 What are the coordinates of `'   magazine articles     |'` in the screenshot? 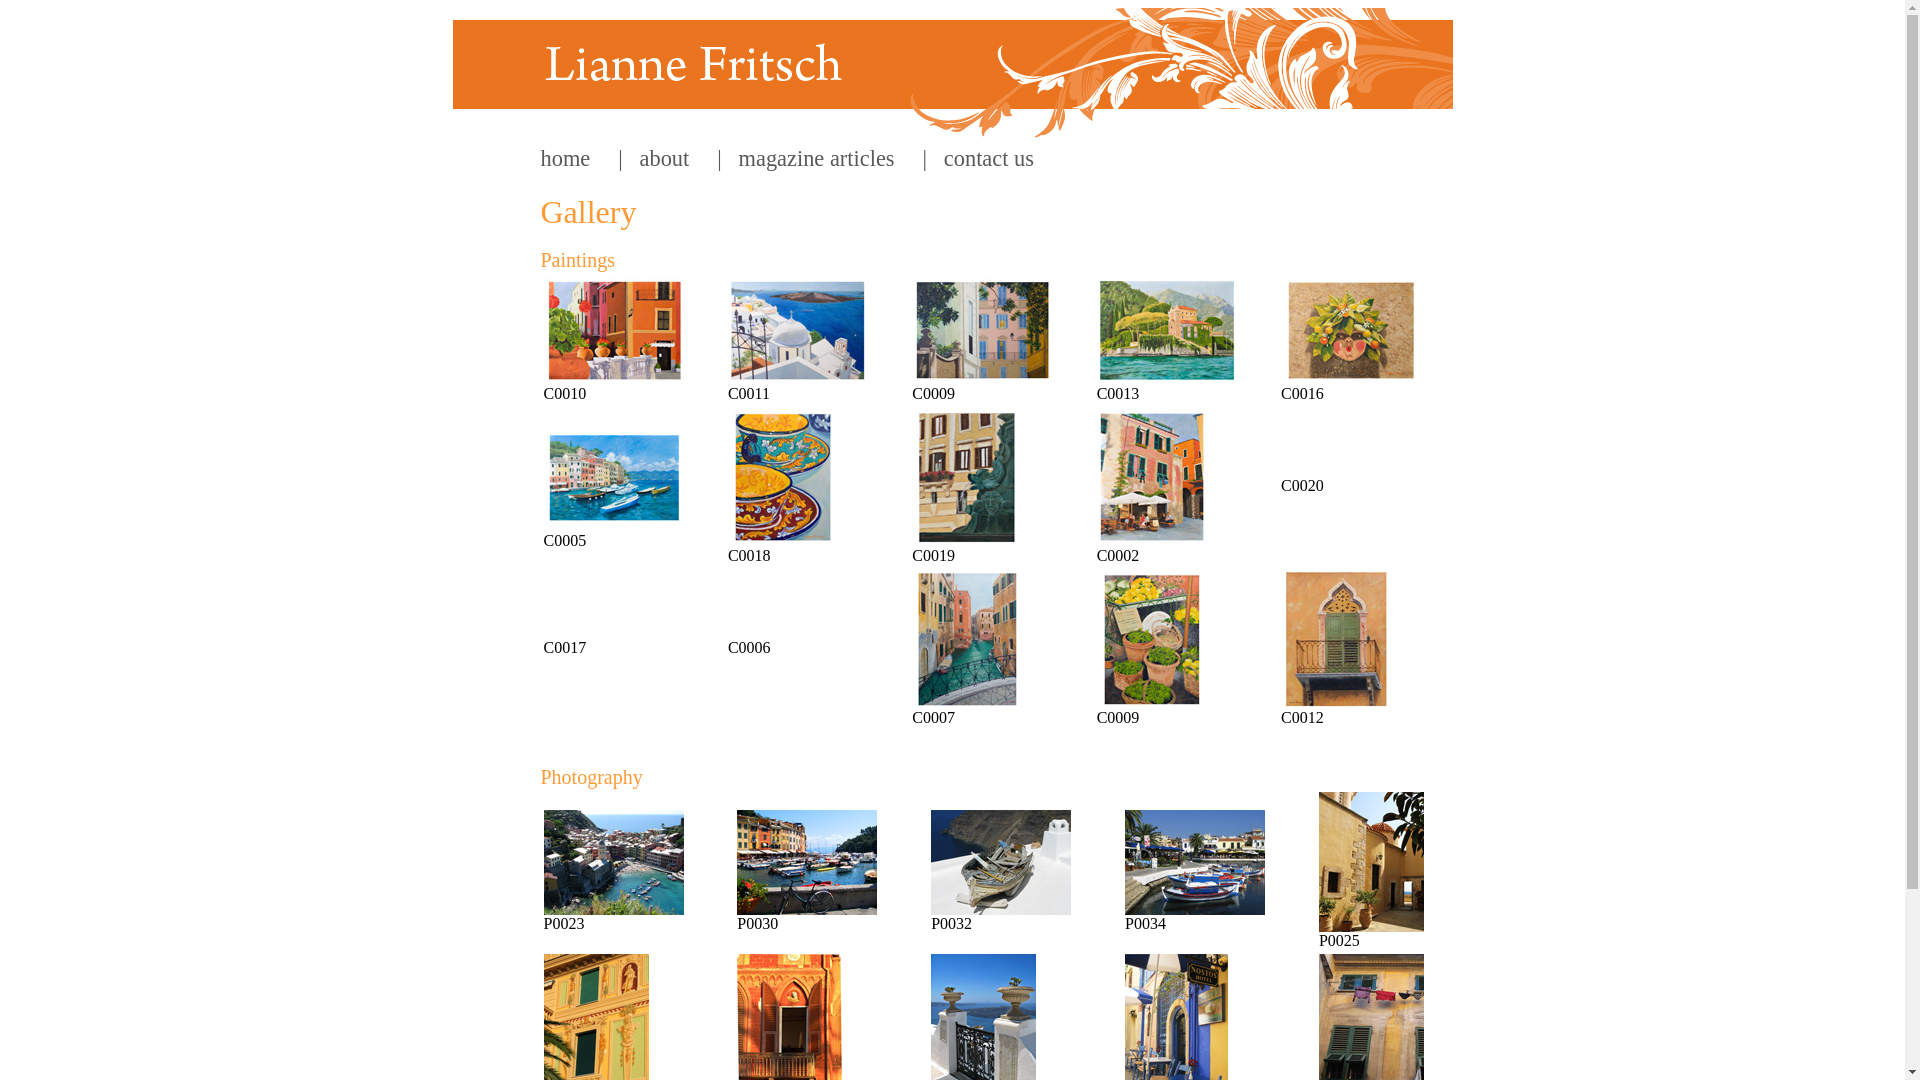 It's located at (824, 157).